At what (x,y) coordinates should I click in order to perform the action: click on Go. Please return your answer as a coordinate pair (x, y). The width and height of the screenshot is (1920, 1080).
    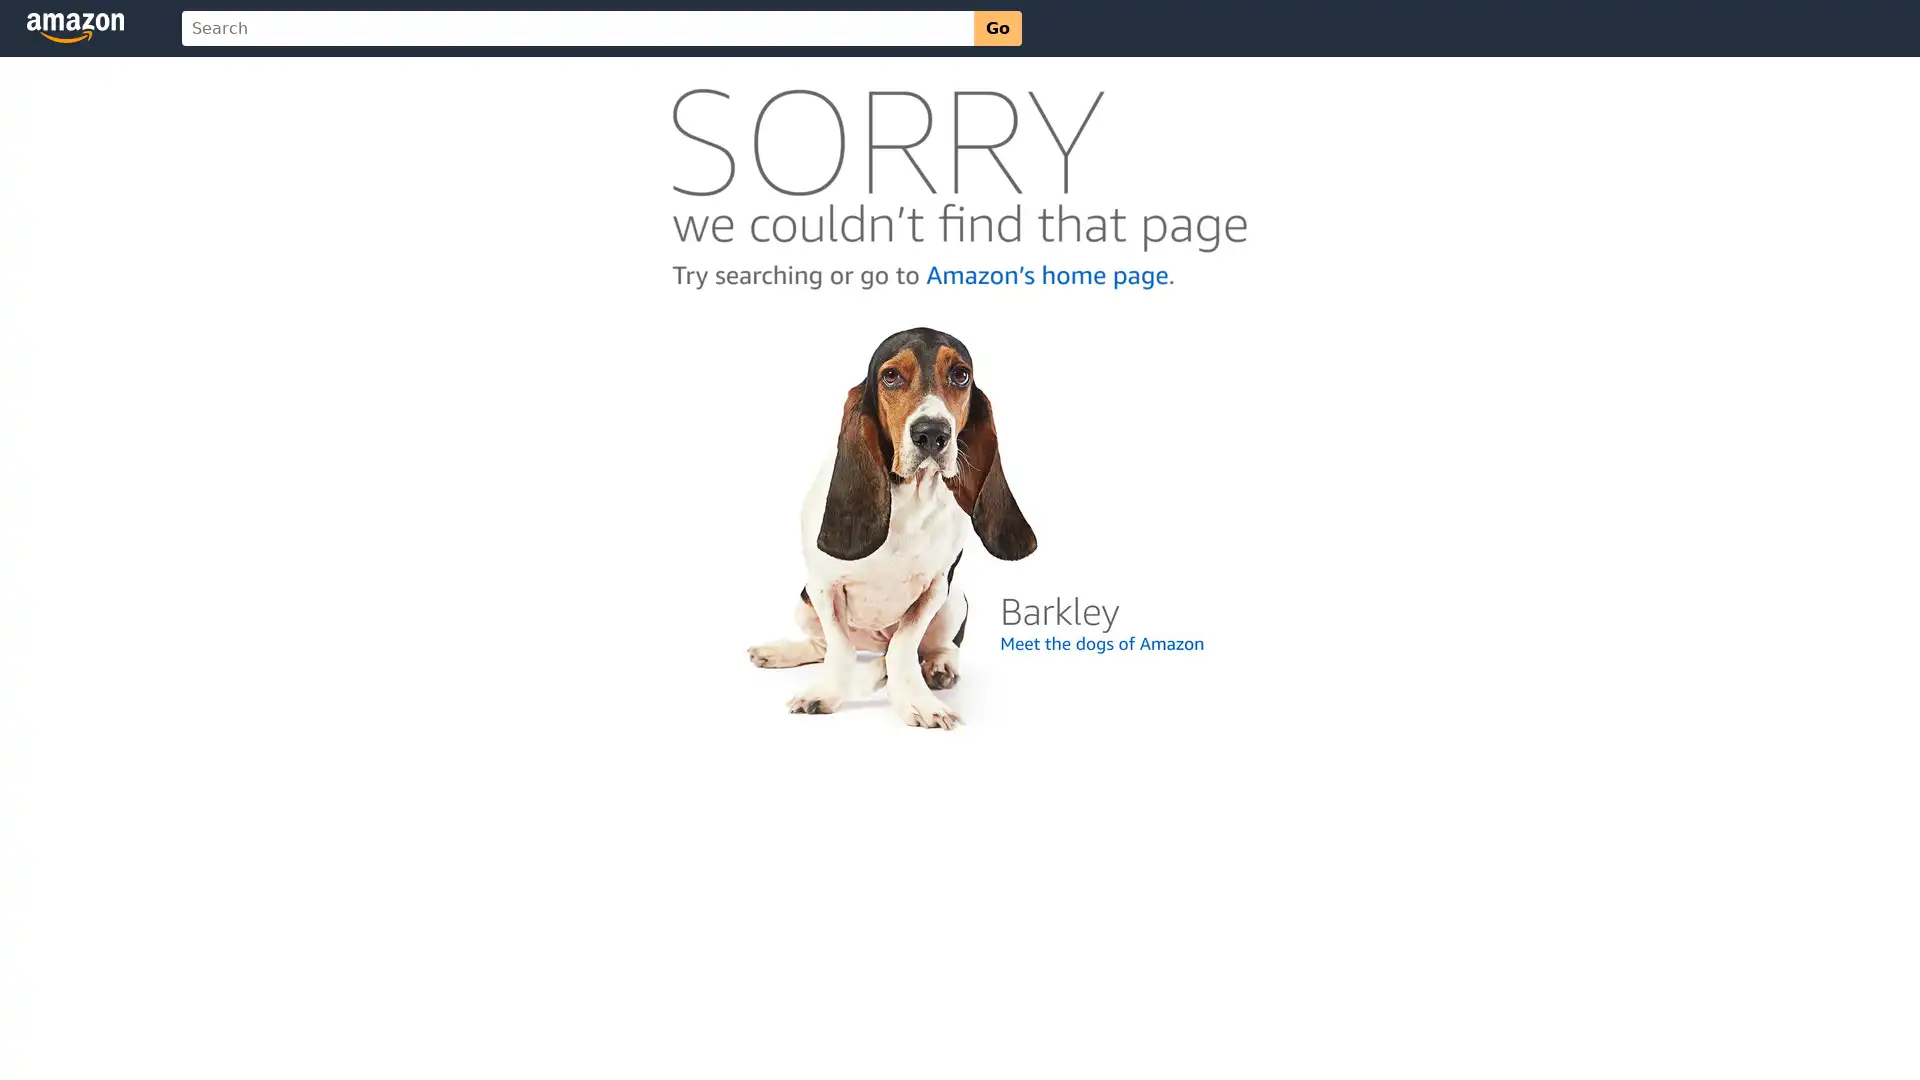
    Looking at the image, I should click on (998, 28).